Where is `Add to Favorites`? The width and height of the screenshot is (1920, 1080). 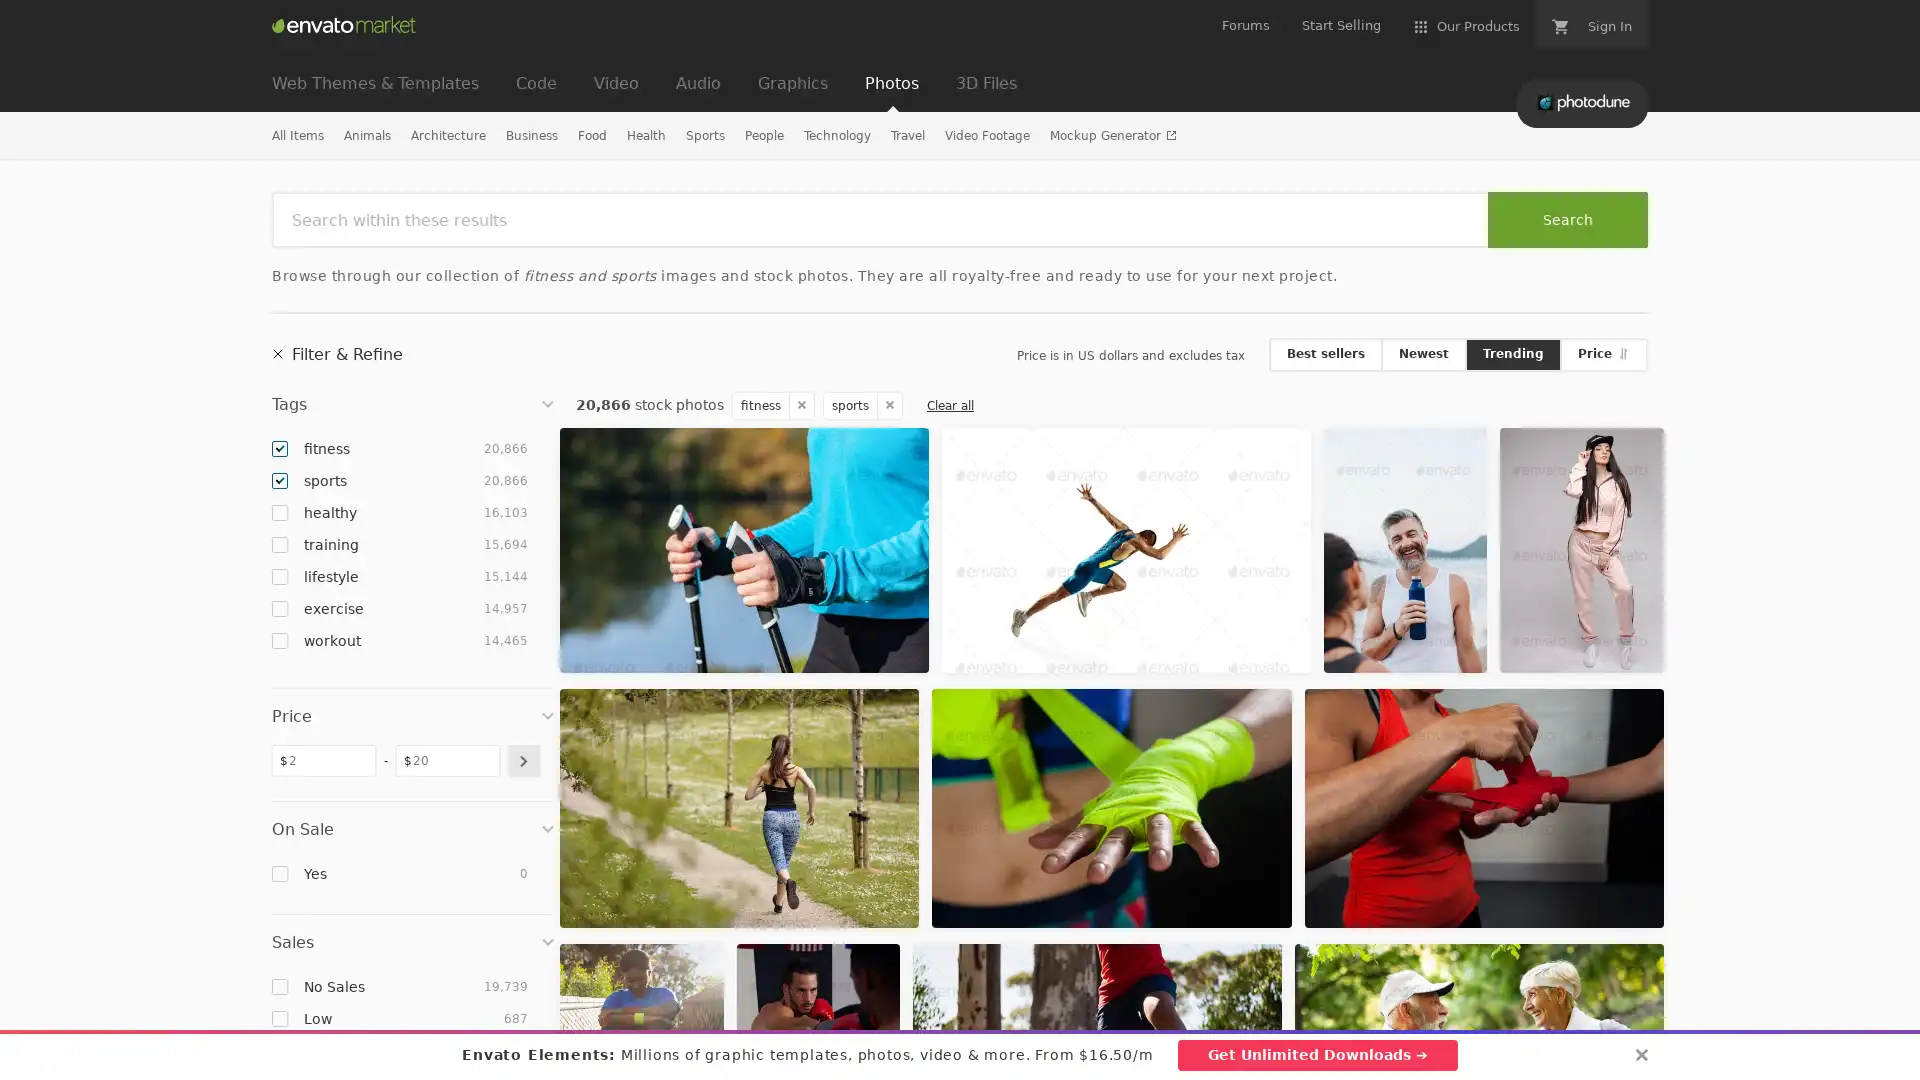
Add to Favorites is located at coordinates (1636, 713).